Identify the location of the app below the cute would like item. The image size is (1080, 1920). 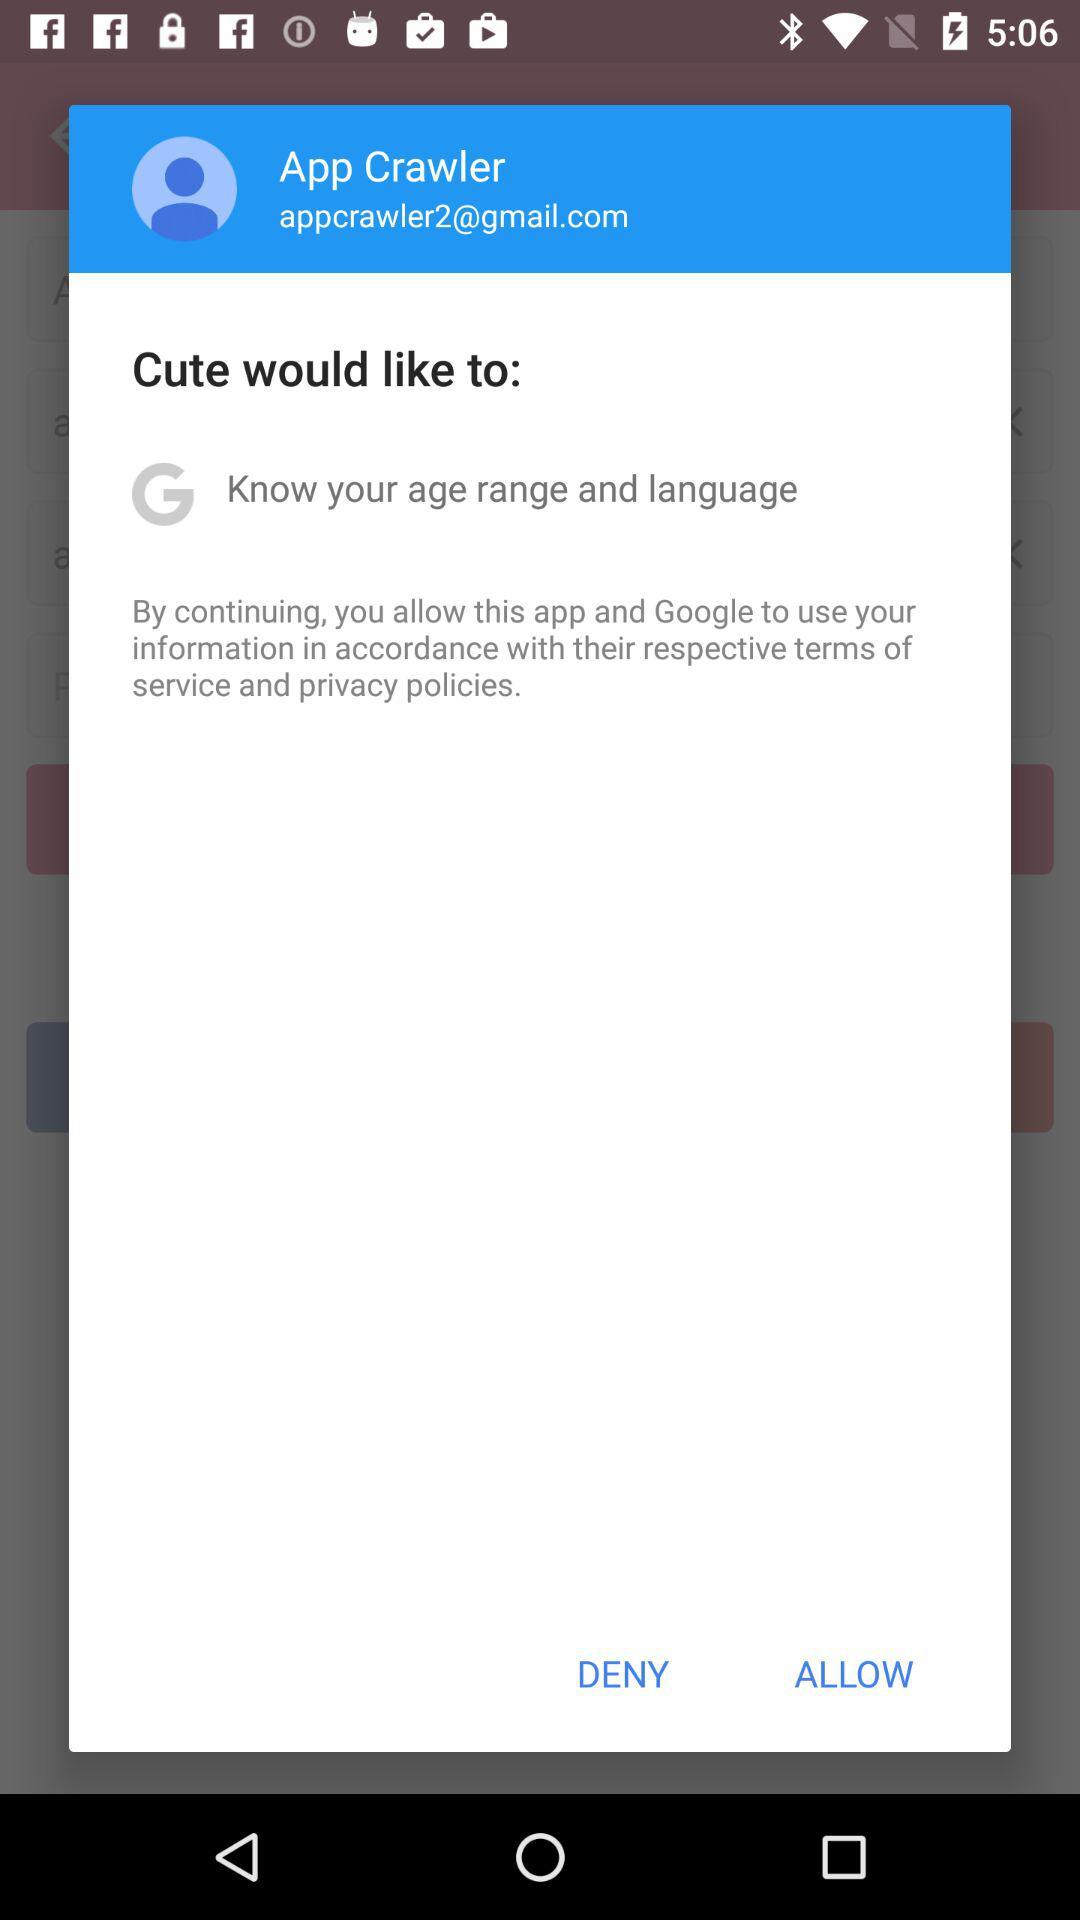
(511, 487).